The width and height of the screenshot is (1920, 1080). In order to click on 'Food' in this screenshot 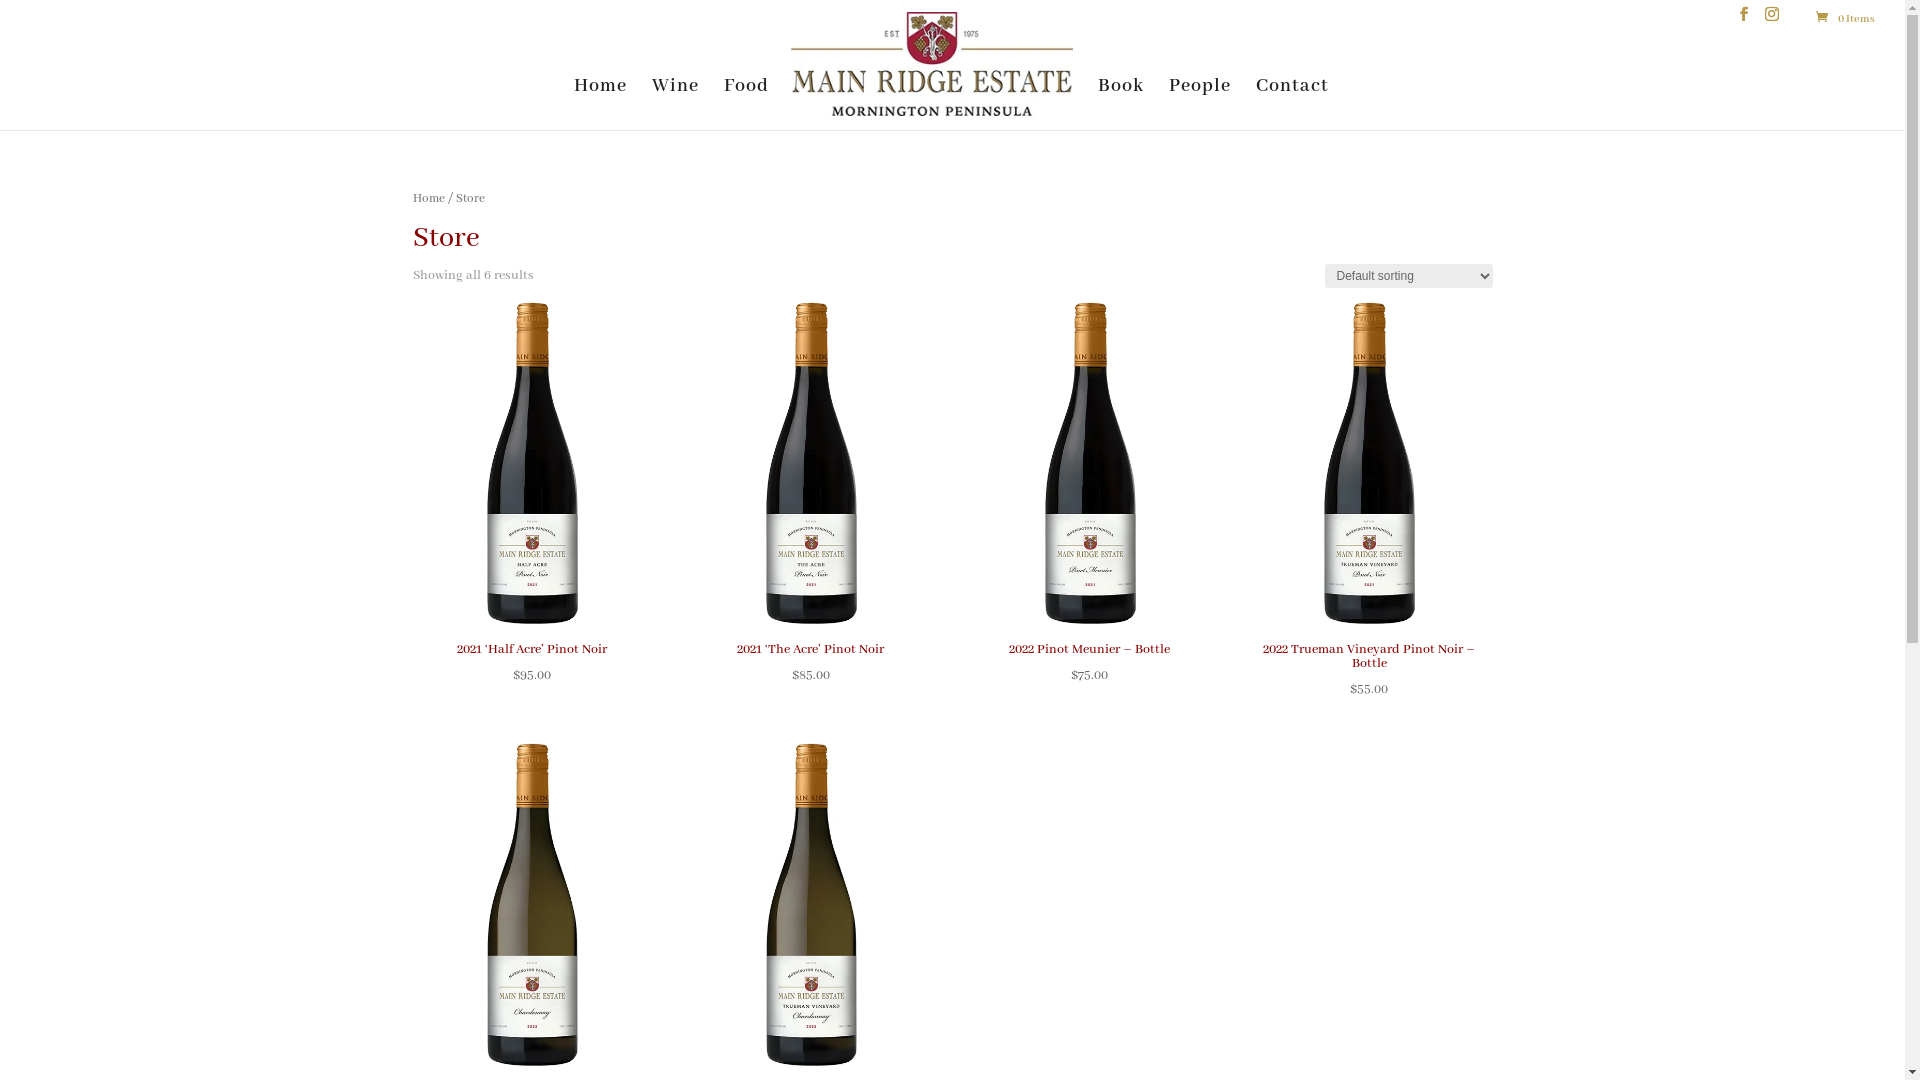, I will do `click(723, 100)`.